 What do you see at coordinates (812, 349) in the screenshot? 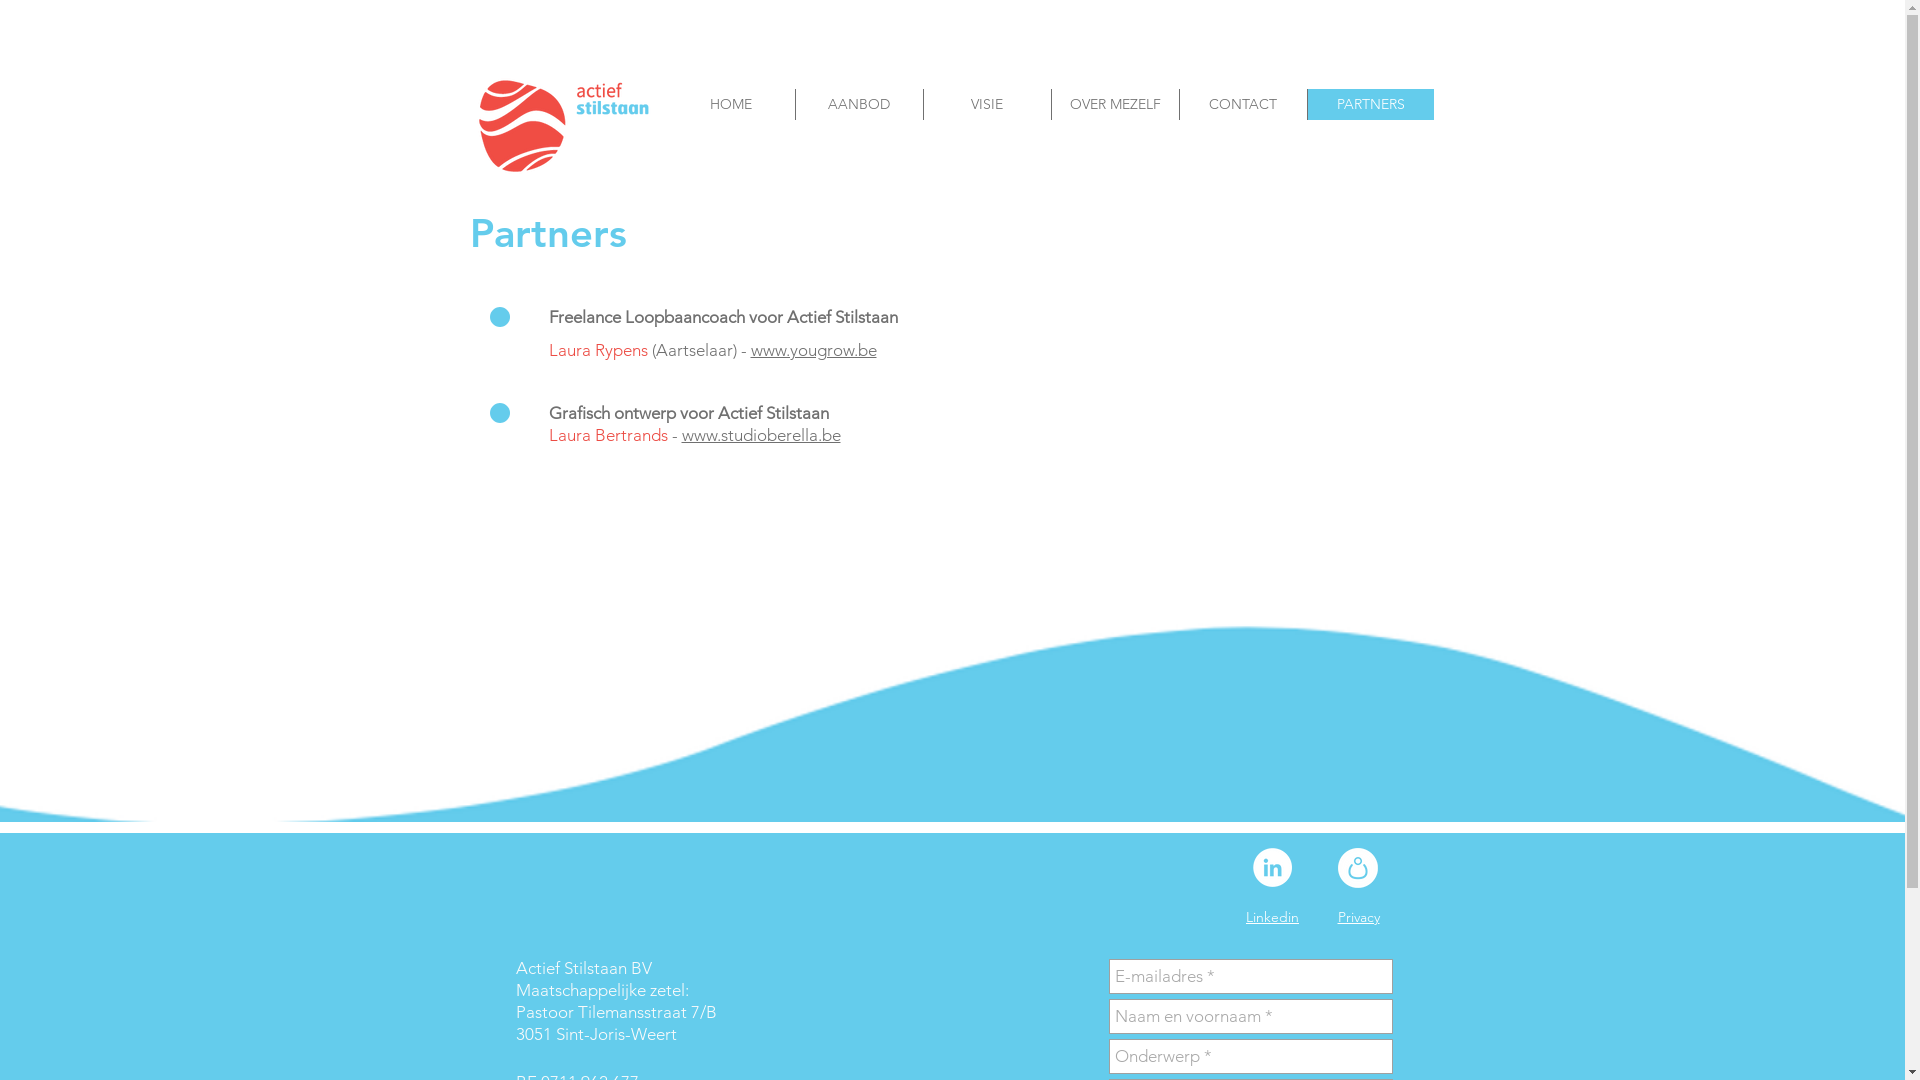
I see `'www.yougrow.be'` at bounding box center [812, 349].